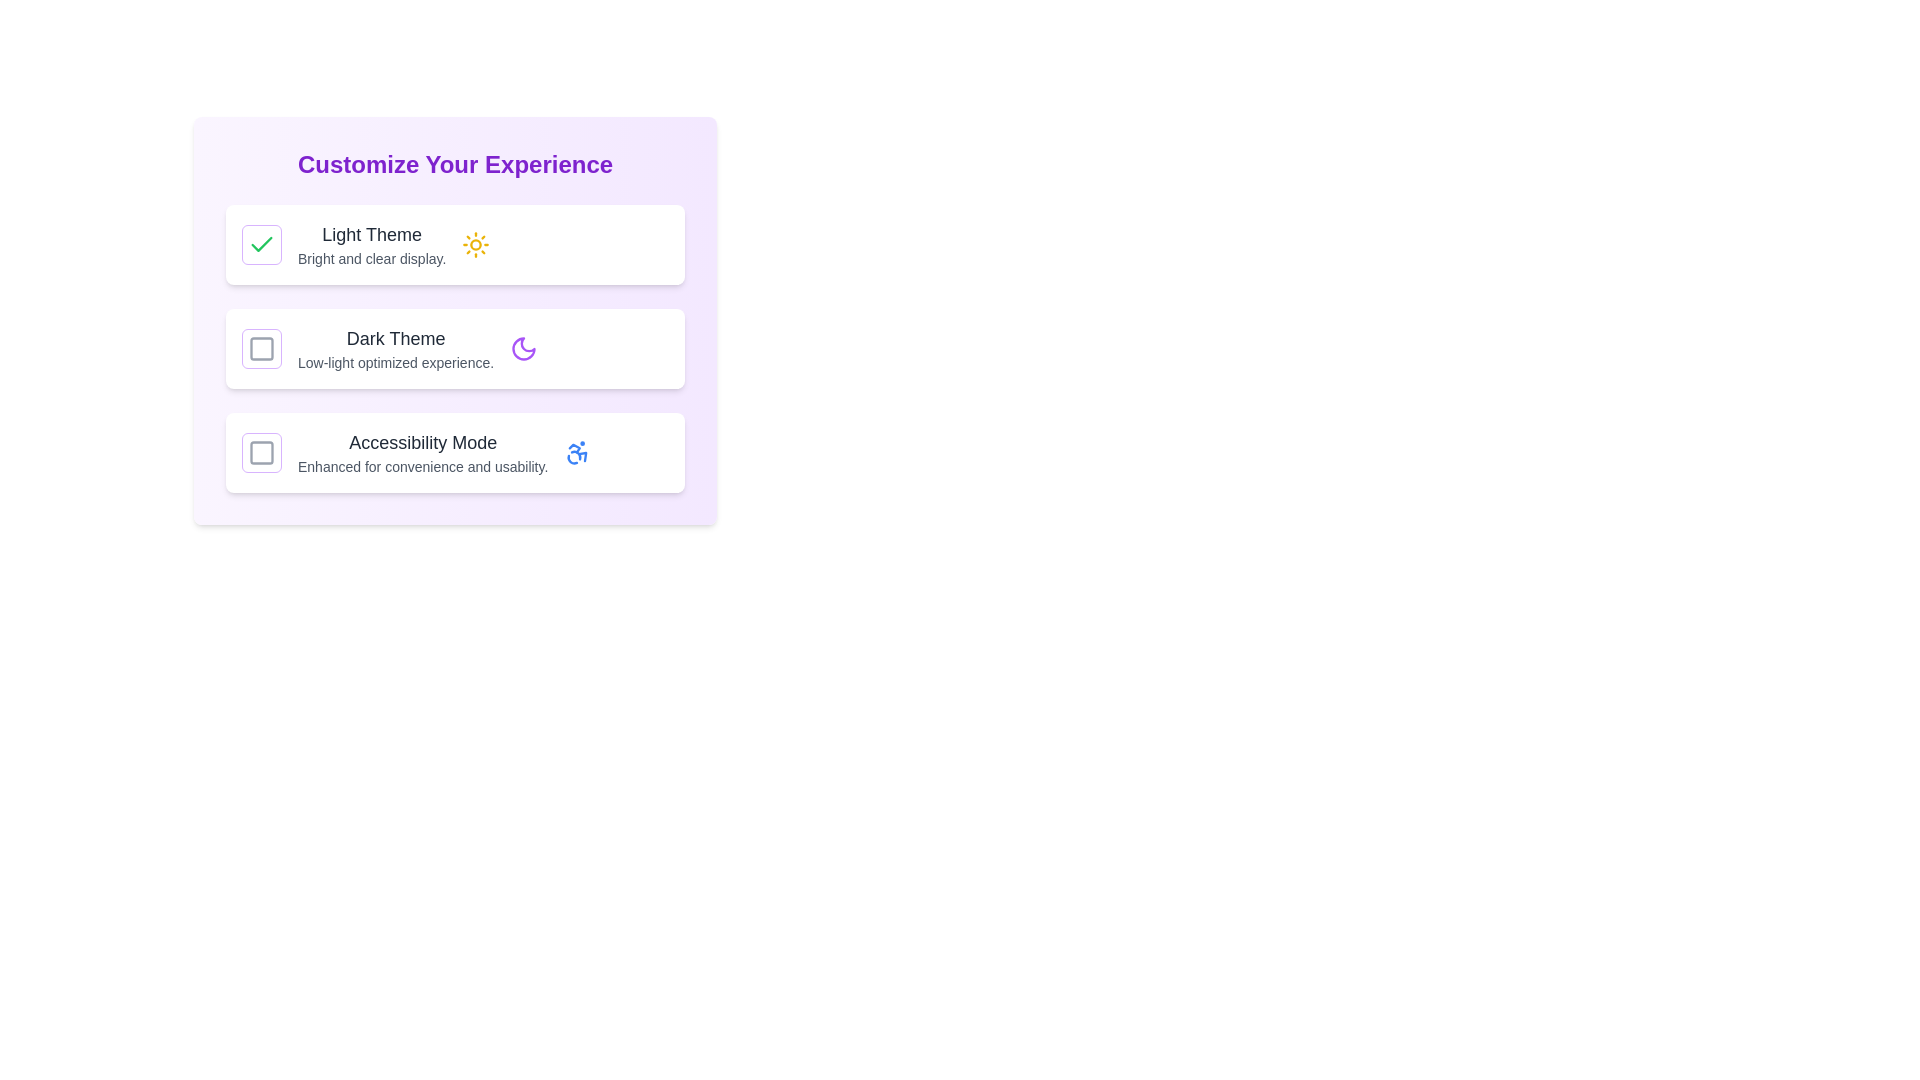  What do you see at coordinates (577, 452) in the screenshot?
I see `the Accessibility Mode icon located in the Customize Your Experience section, aligned to the right of the text 'Enhanced for convenience and usability.'` at bounding box center [577, 452].